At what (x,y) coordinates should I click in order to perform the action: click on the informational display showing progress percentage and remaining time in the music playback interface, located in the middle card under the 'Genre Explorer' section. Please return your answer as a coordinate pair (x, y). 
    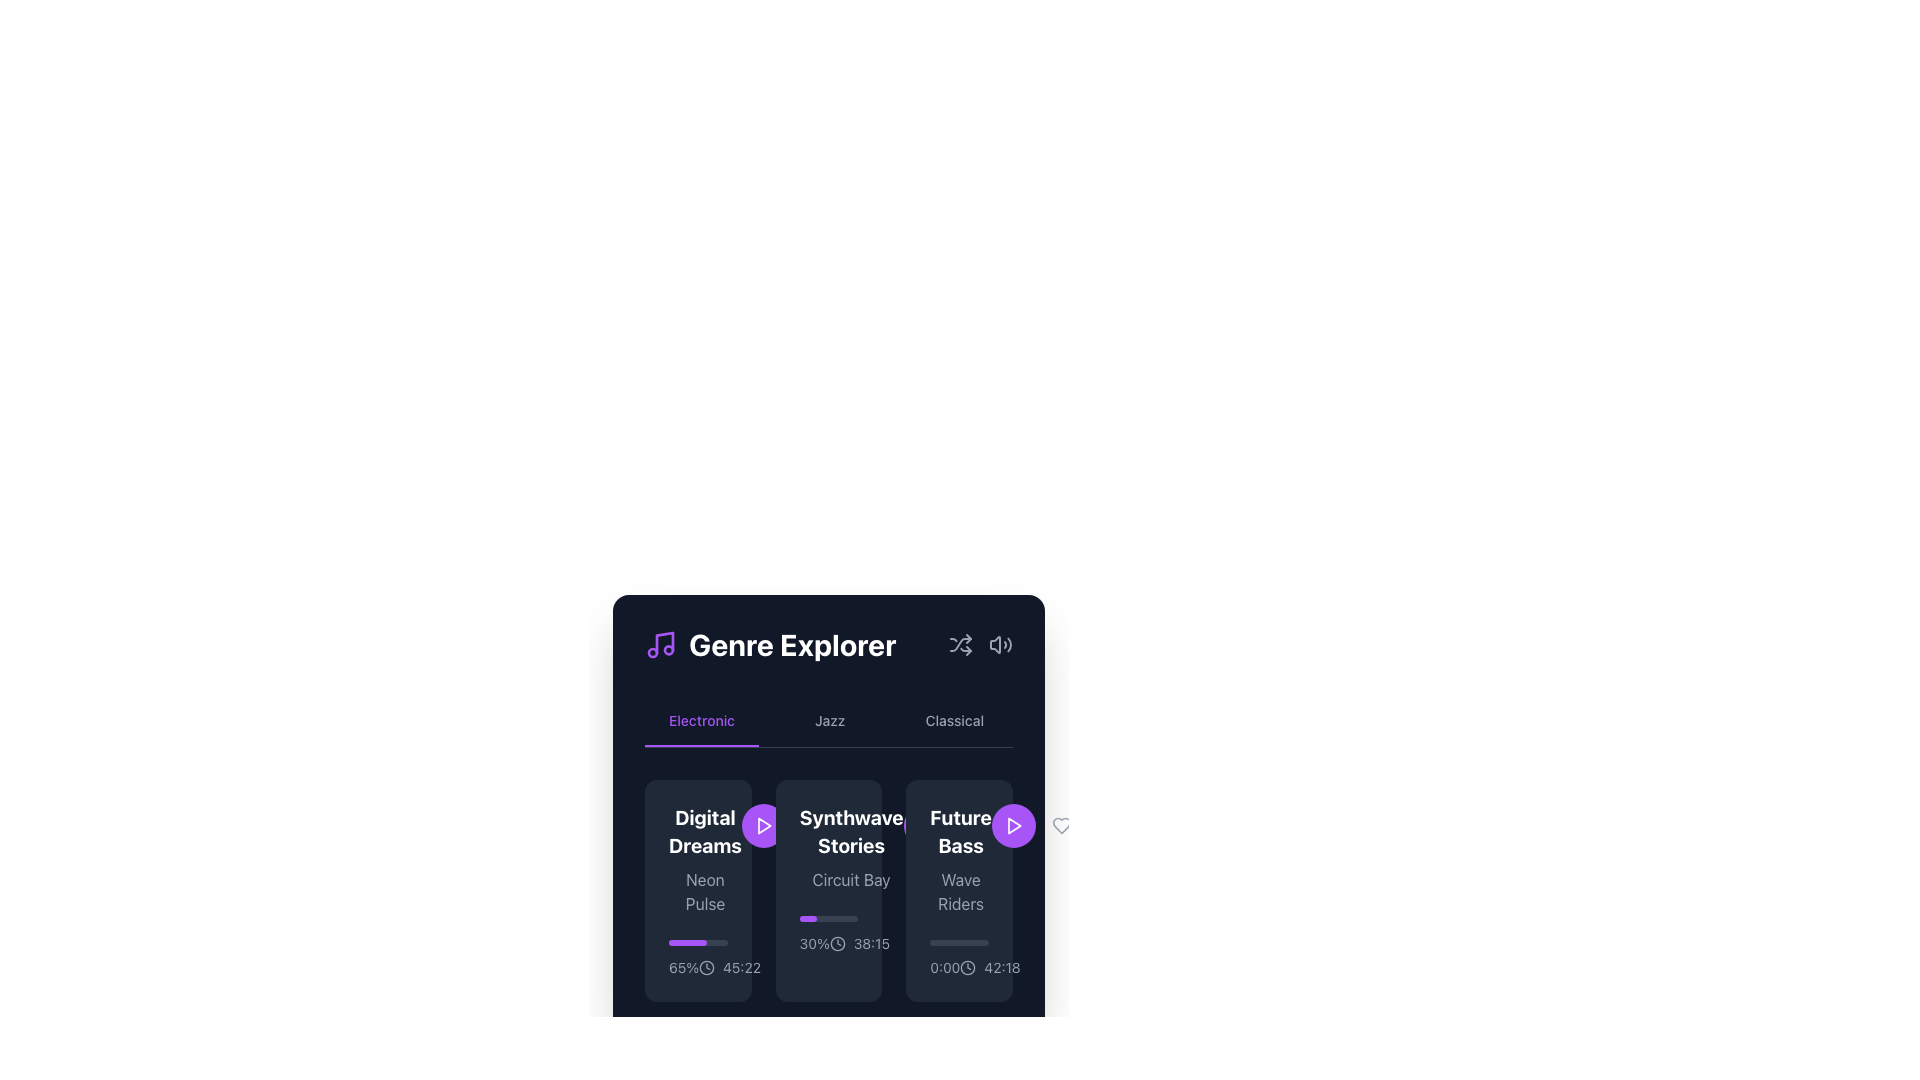
    Looking at the image, I should click on (829, 944).